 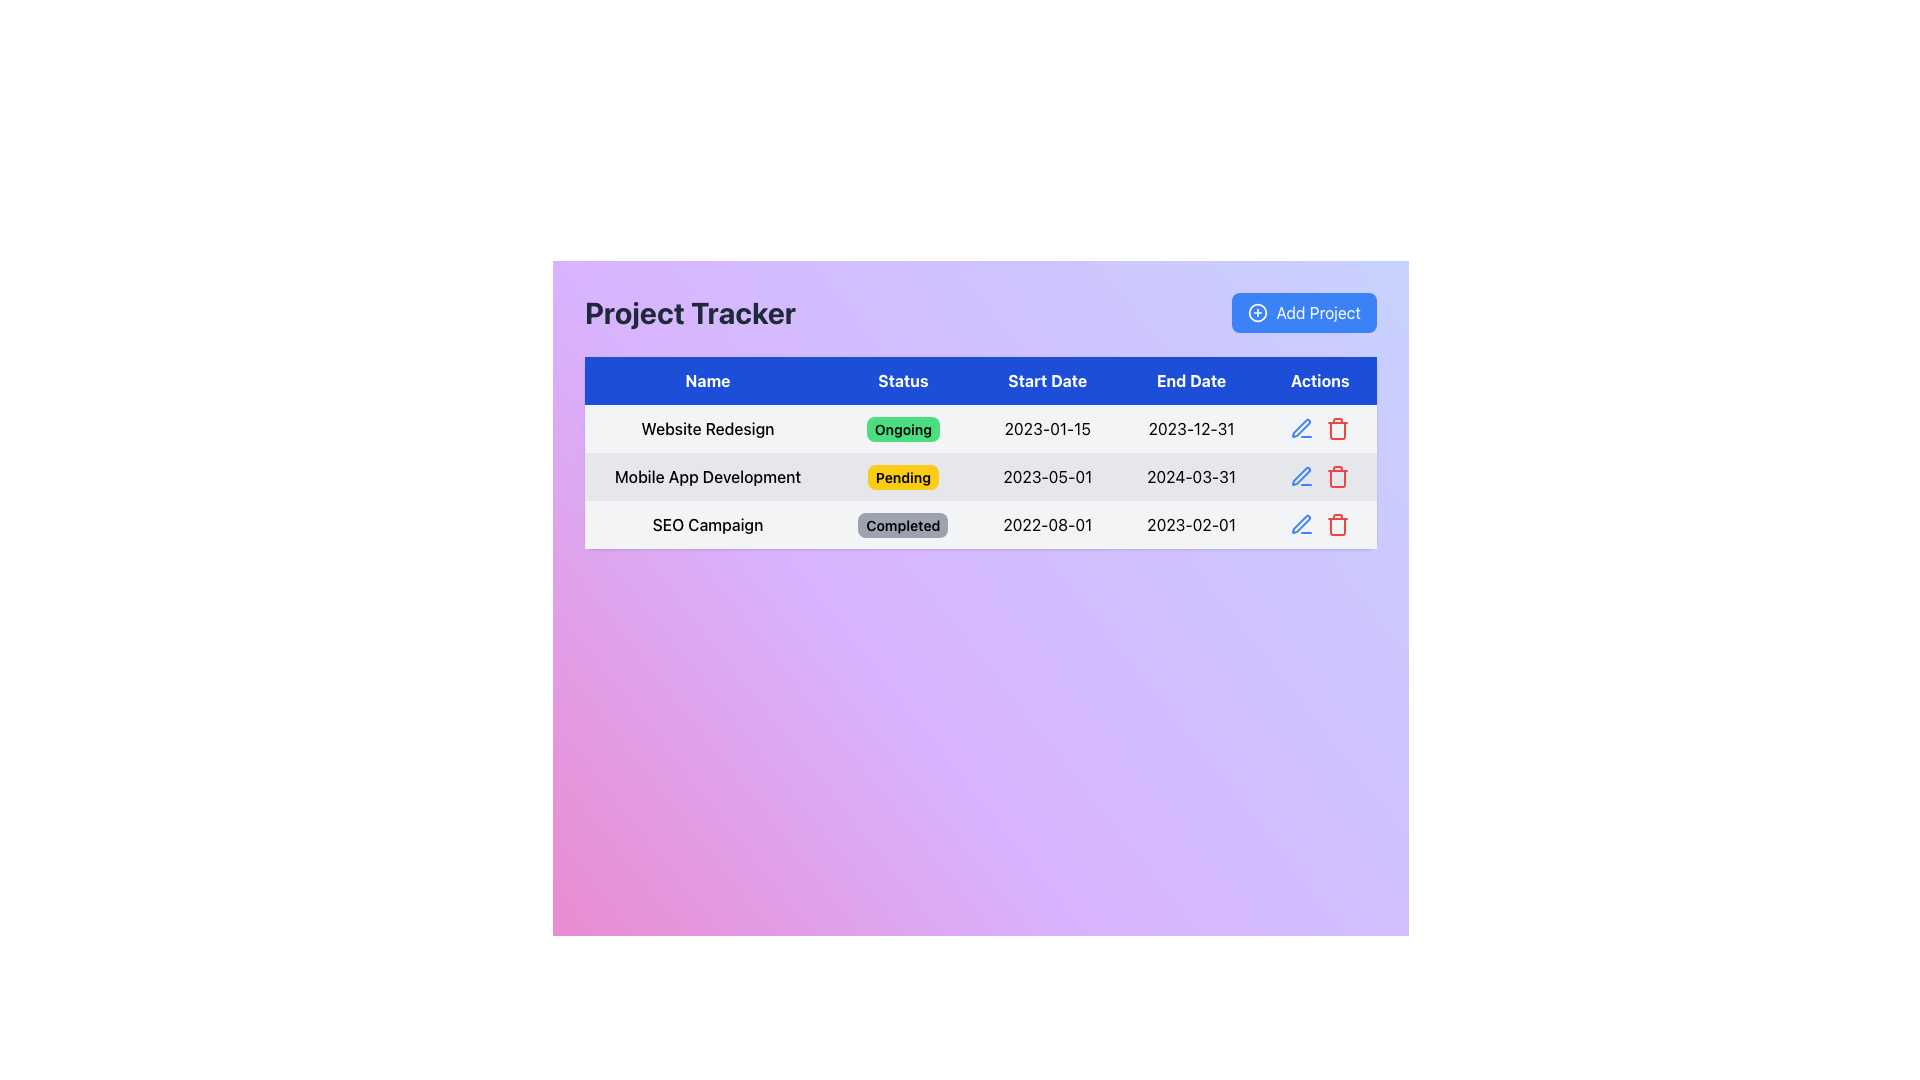 I want to click on the delete icon button in the 'Actions' column on the last row of the table to observe the tooltip or style change, so click(x=1338, y=427).